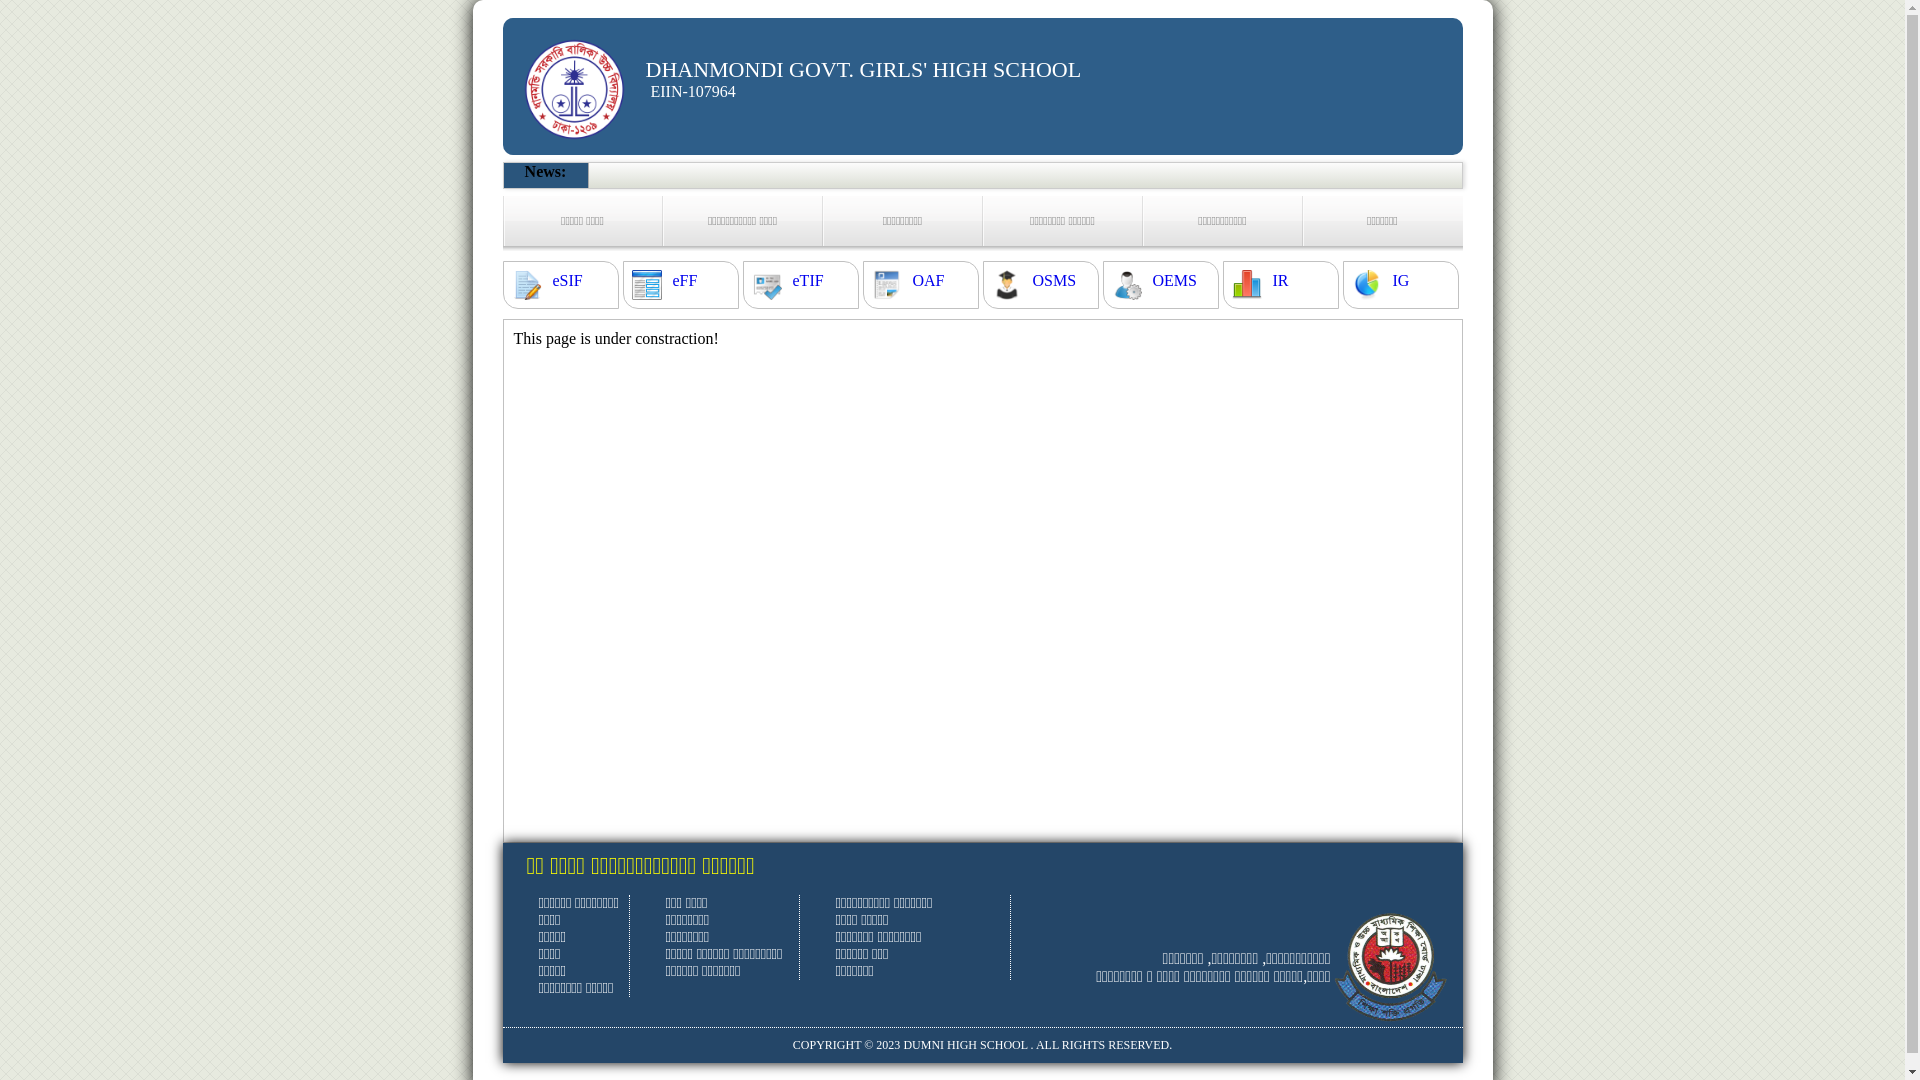  What do you see at coordinates (964, 1044) in the screenshot?
I see `'DUMNI HIGH SCHOOL'` at bounding box center [964, 1044].